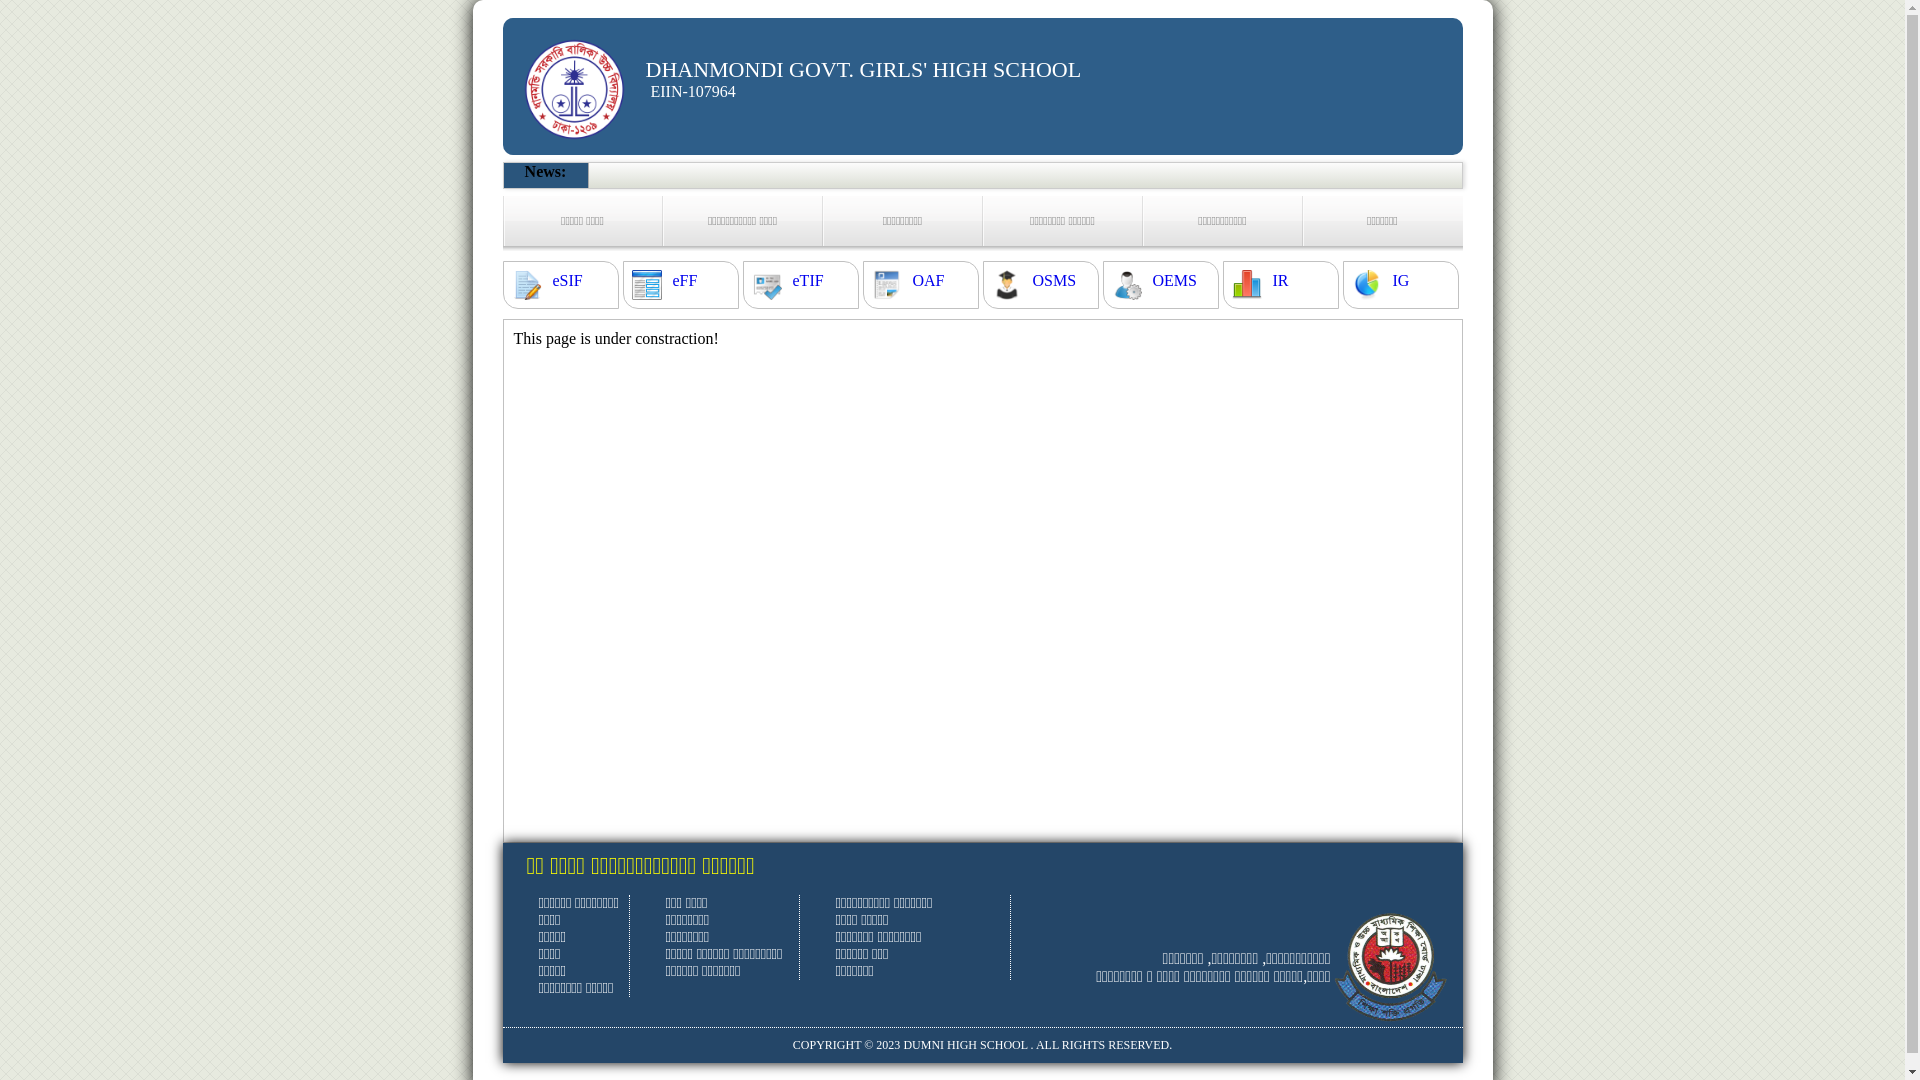  What do you see at coordinates (964, 1044) in the screenshot?
I see `'DUMNI HIGH SCHOOL'` at bounding box center [964, 1044].